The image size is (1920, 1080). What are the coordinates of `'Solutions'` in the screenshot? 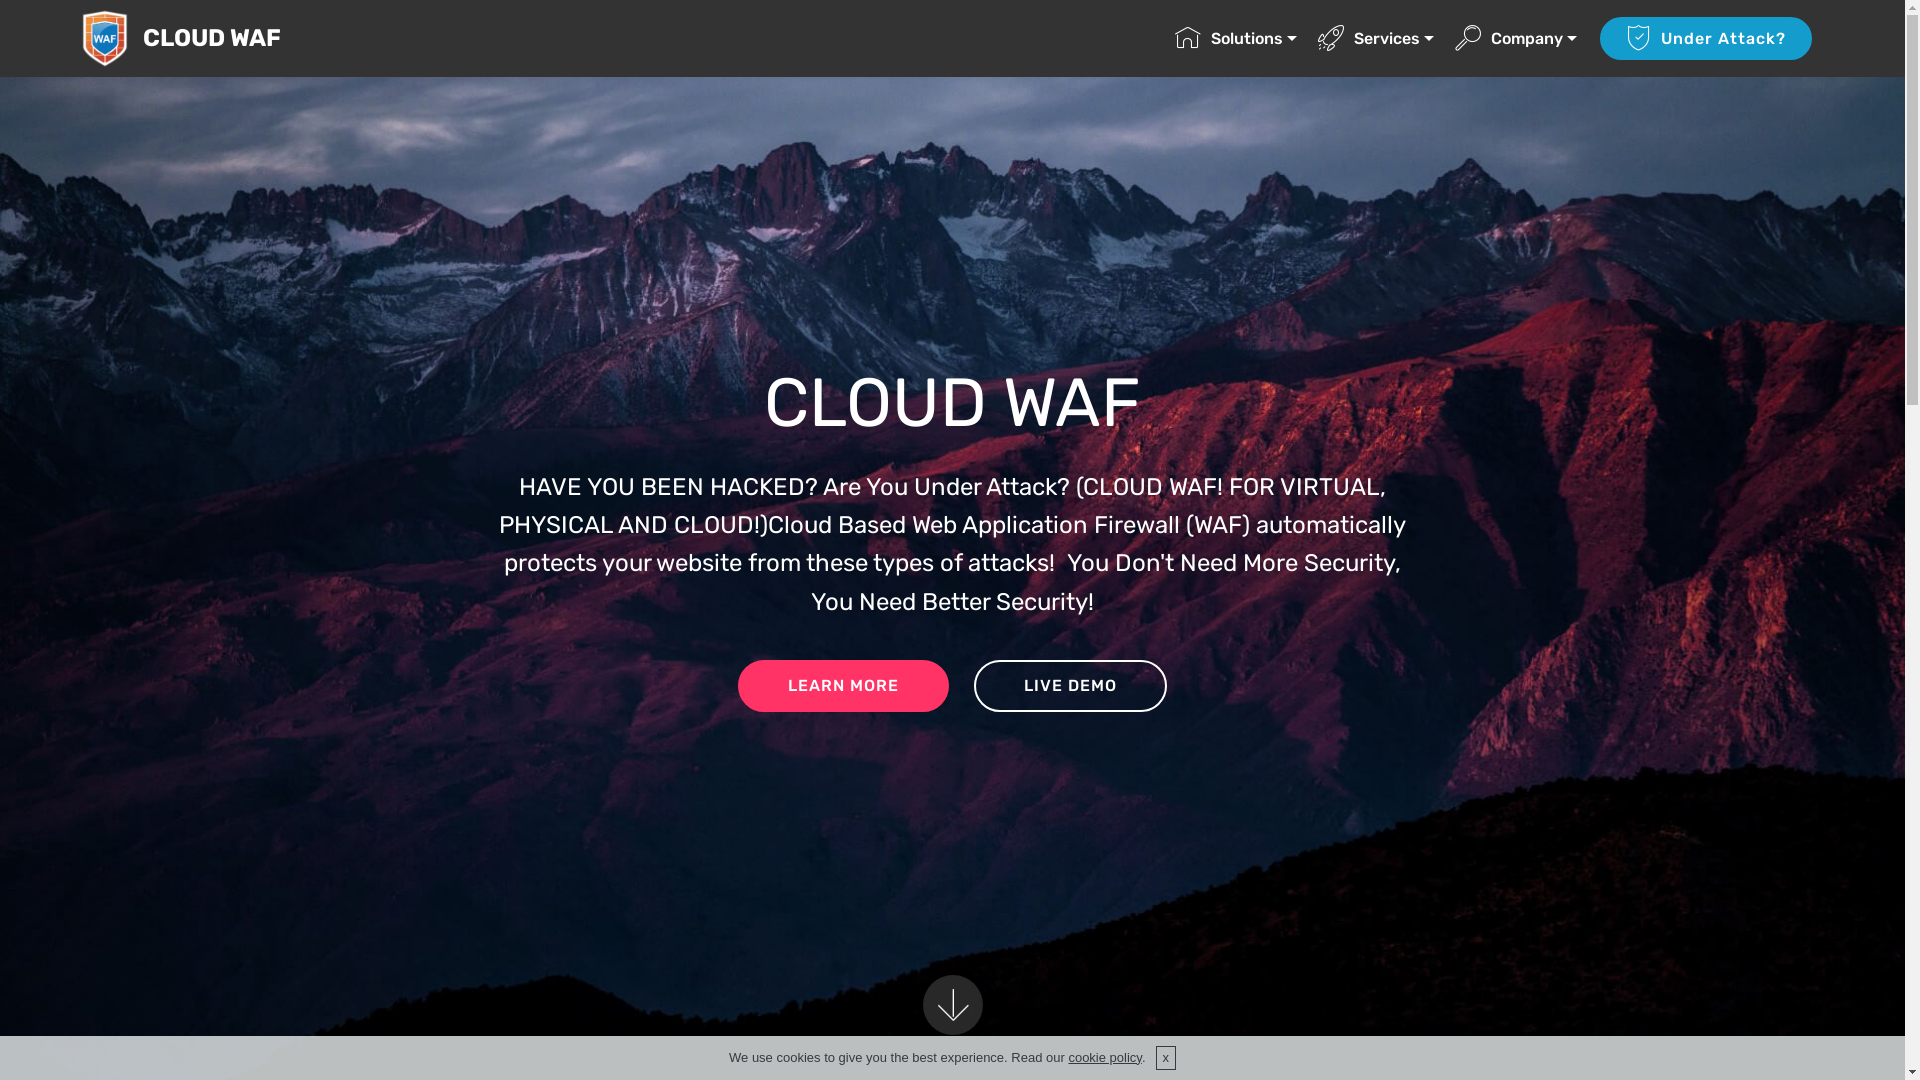 It's located at (1175, 38).